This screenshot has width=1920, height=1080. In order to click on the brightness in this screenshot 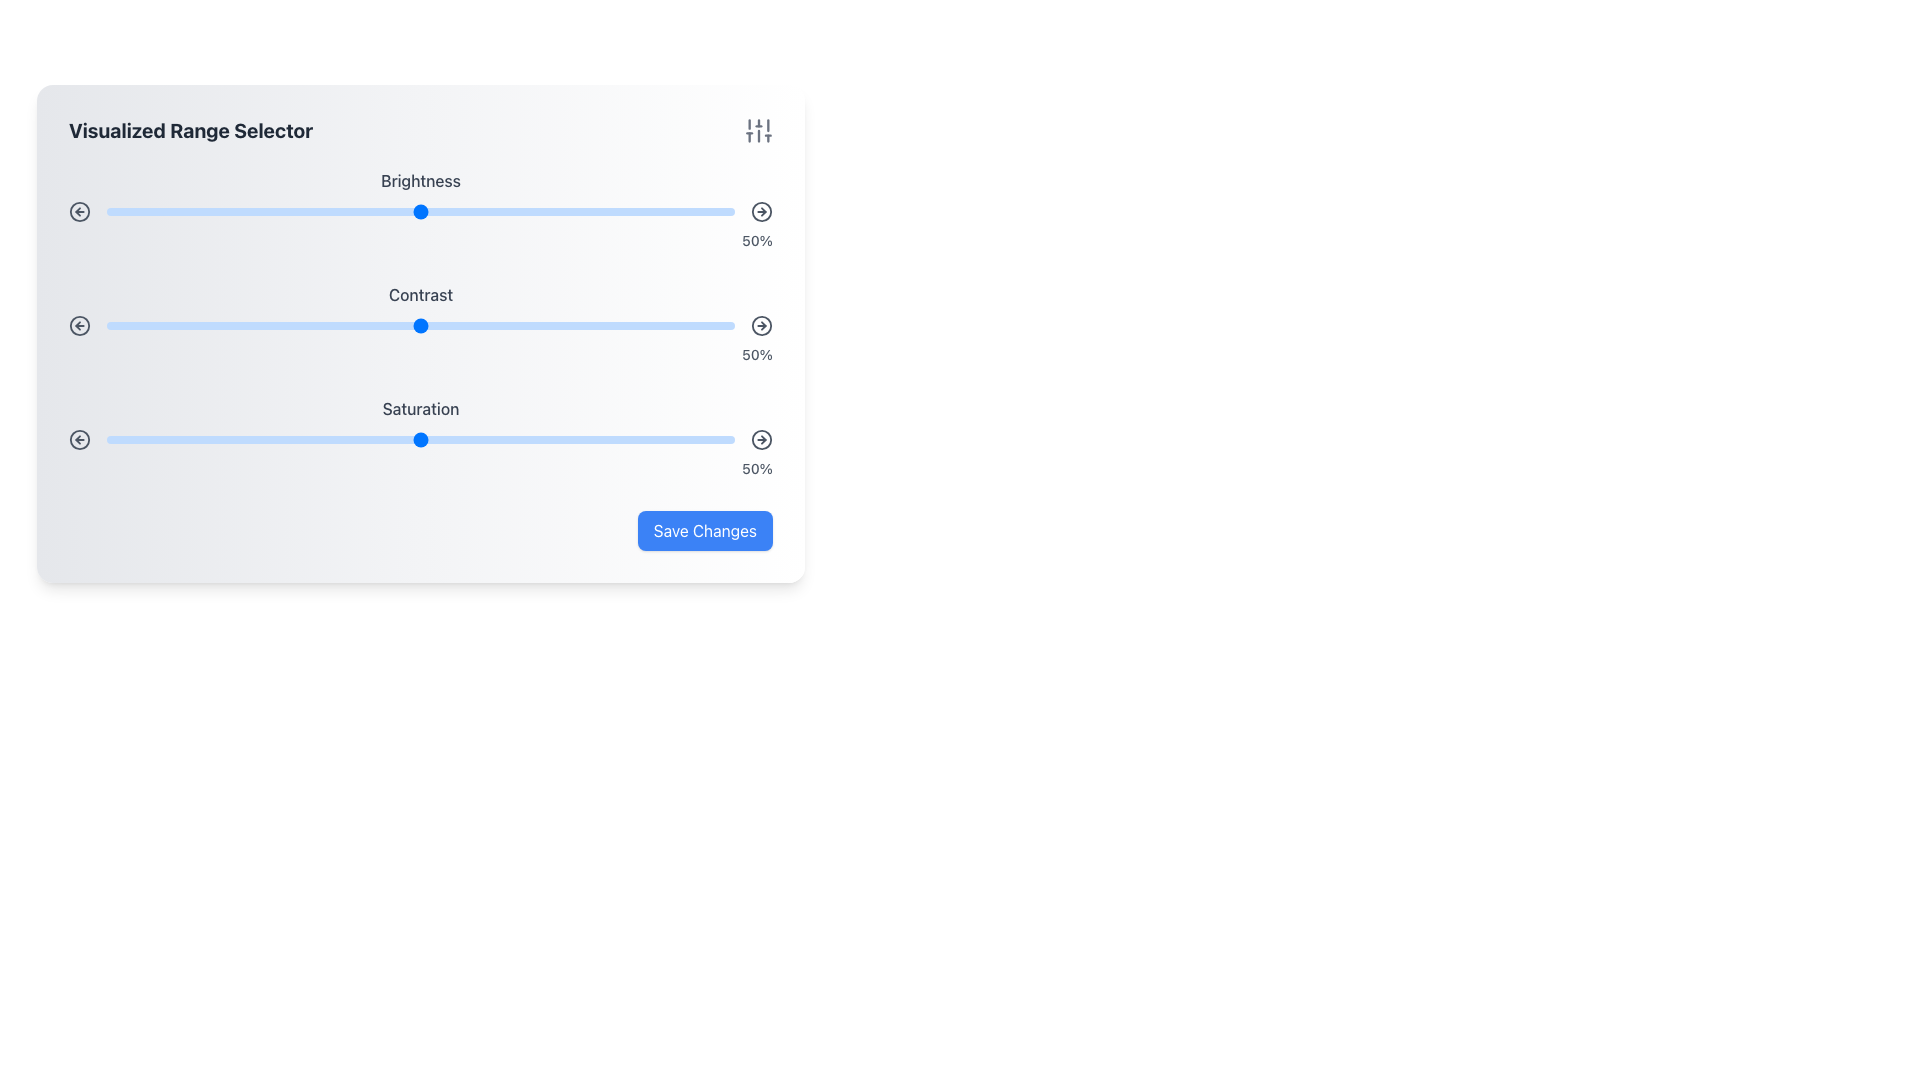, I will do `click(451, 212)`.